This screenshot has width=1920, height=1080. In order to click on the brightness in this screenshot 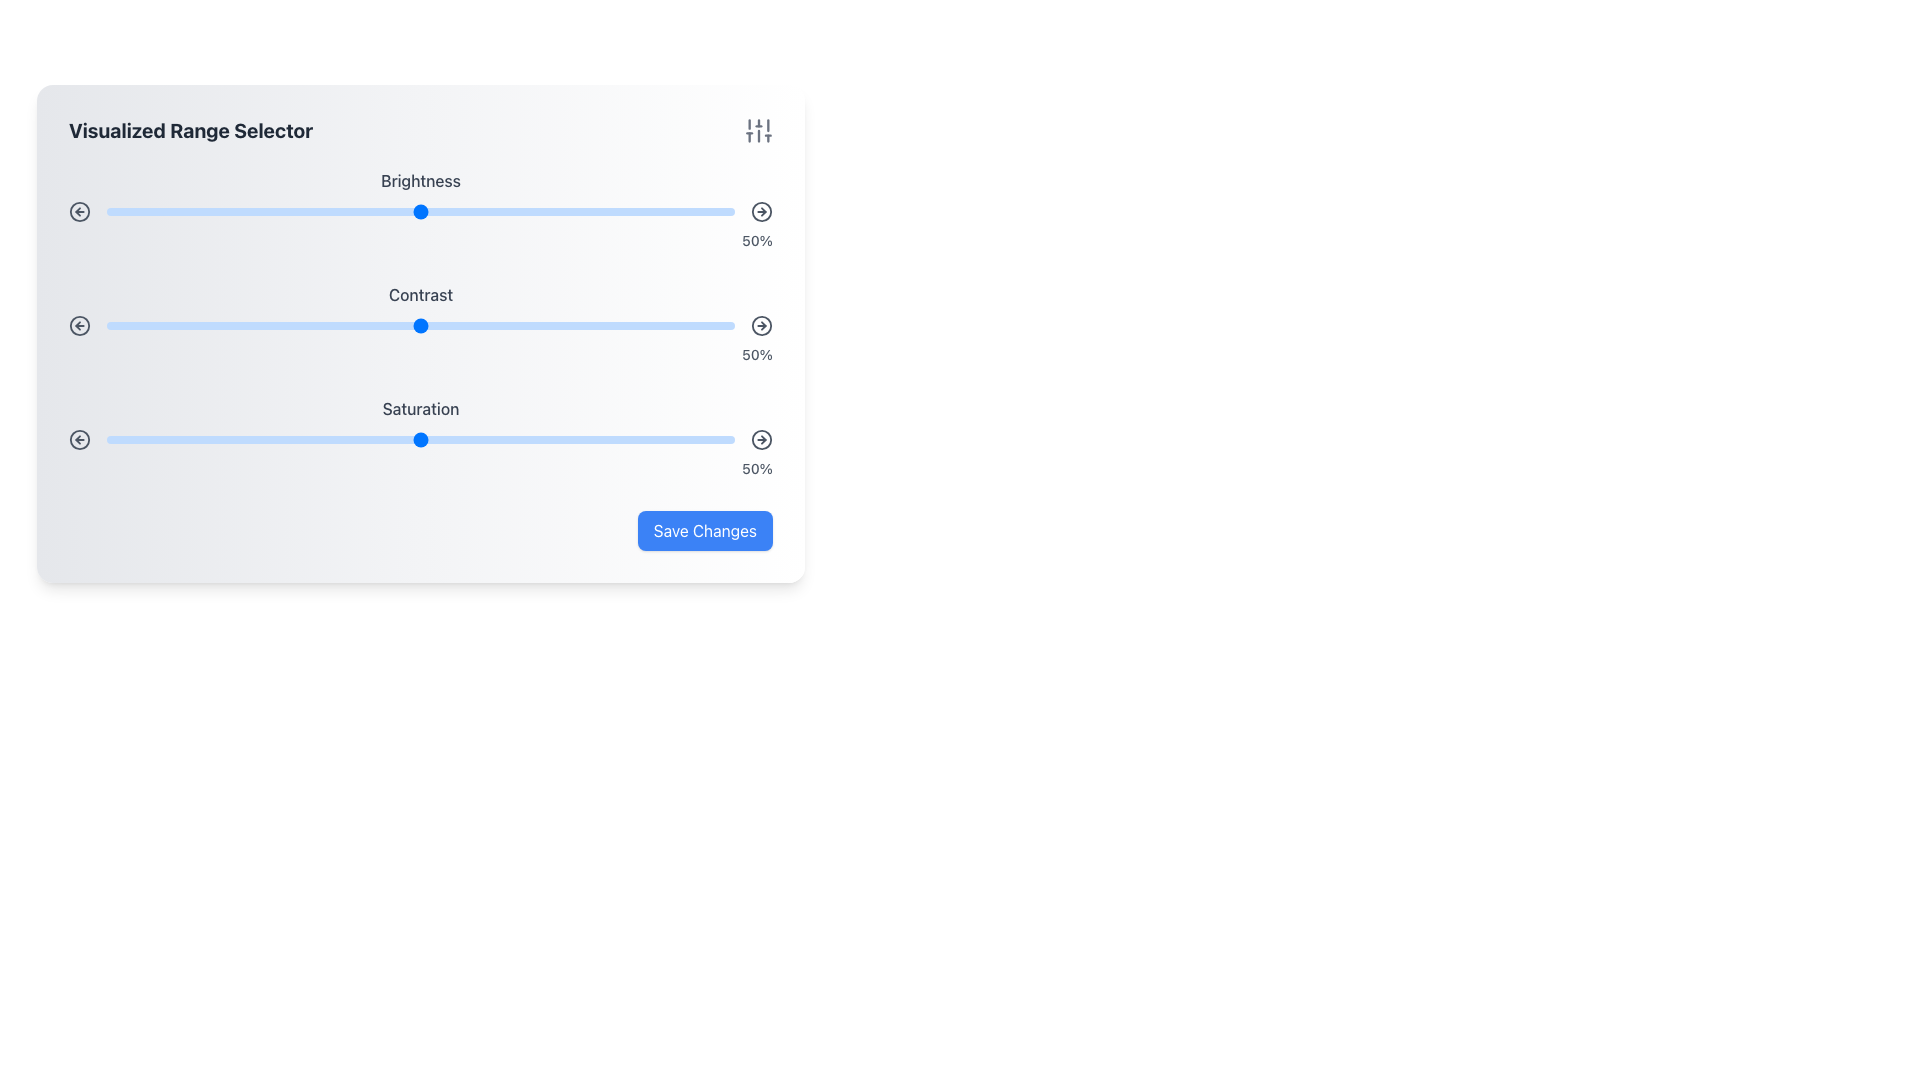, I will do `click(451, 212)`.